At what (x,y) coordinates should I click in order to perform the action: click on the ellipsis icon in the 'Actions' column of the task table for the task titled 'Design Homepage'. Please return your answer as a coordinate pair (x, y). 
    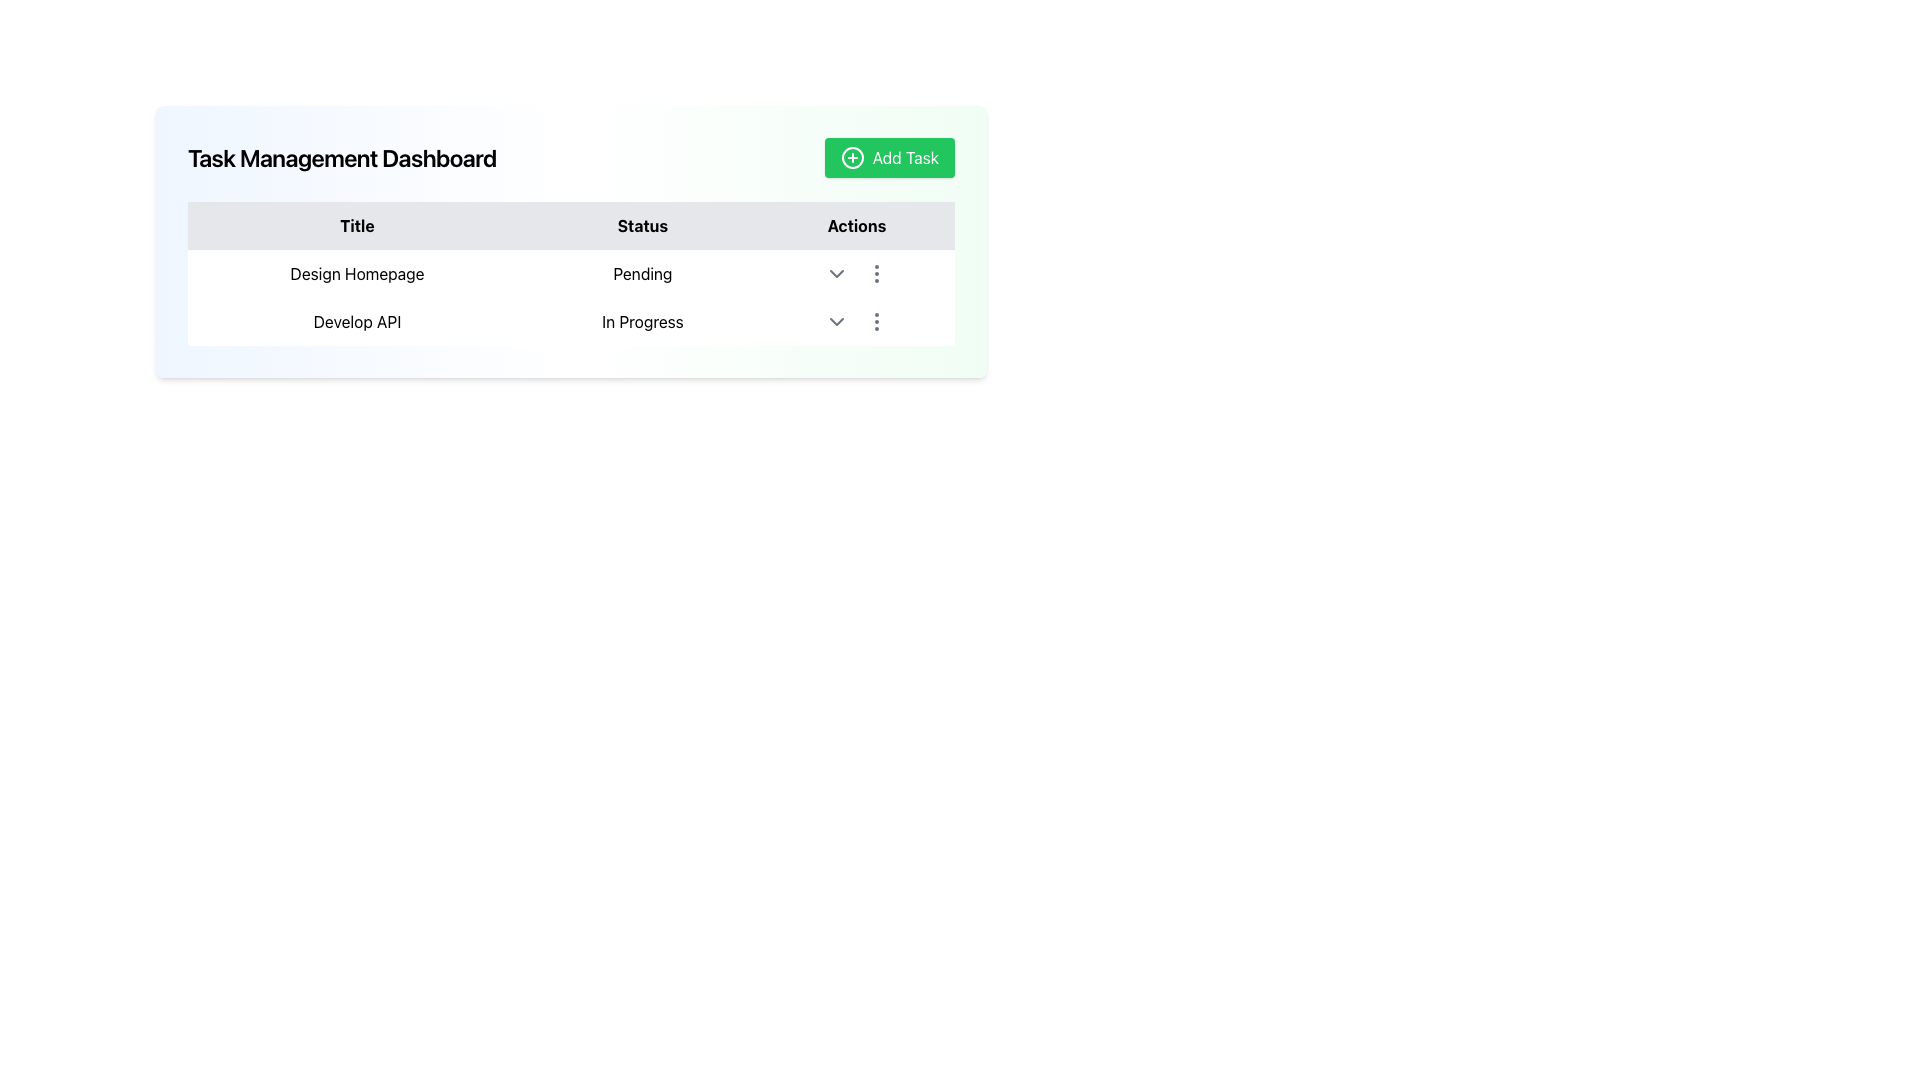
    Looking at the image, I should click on (876, 273).